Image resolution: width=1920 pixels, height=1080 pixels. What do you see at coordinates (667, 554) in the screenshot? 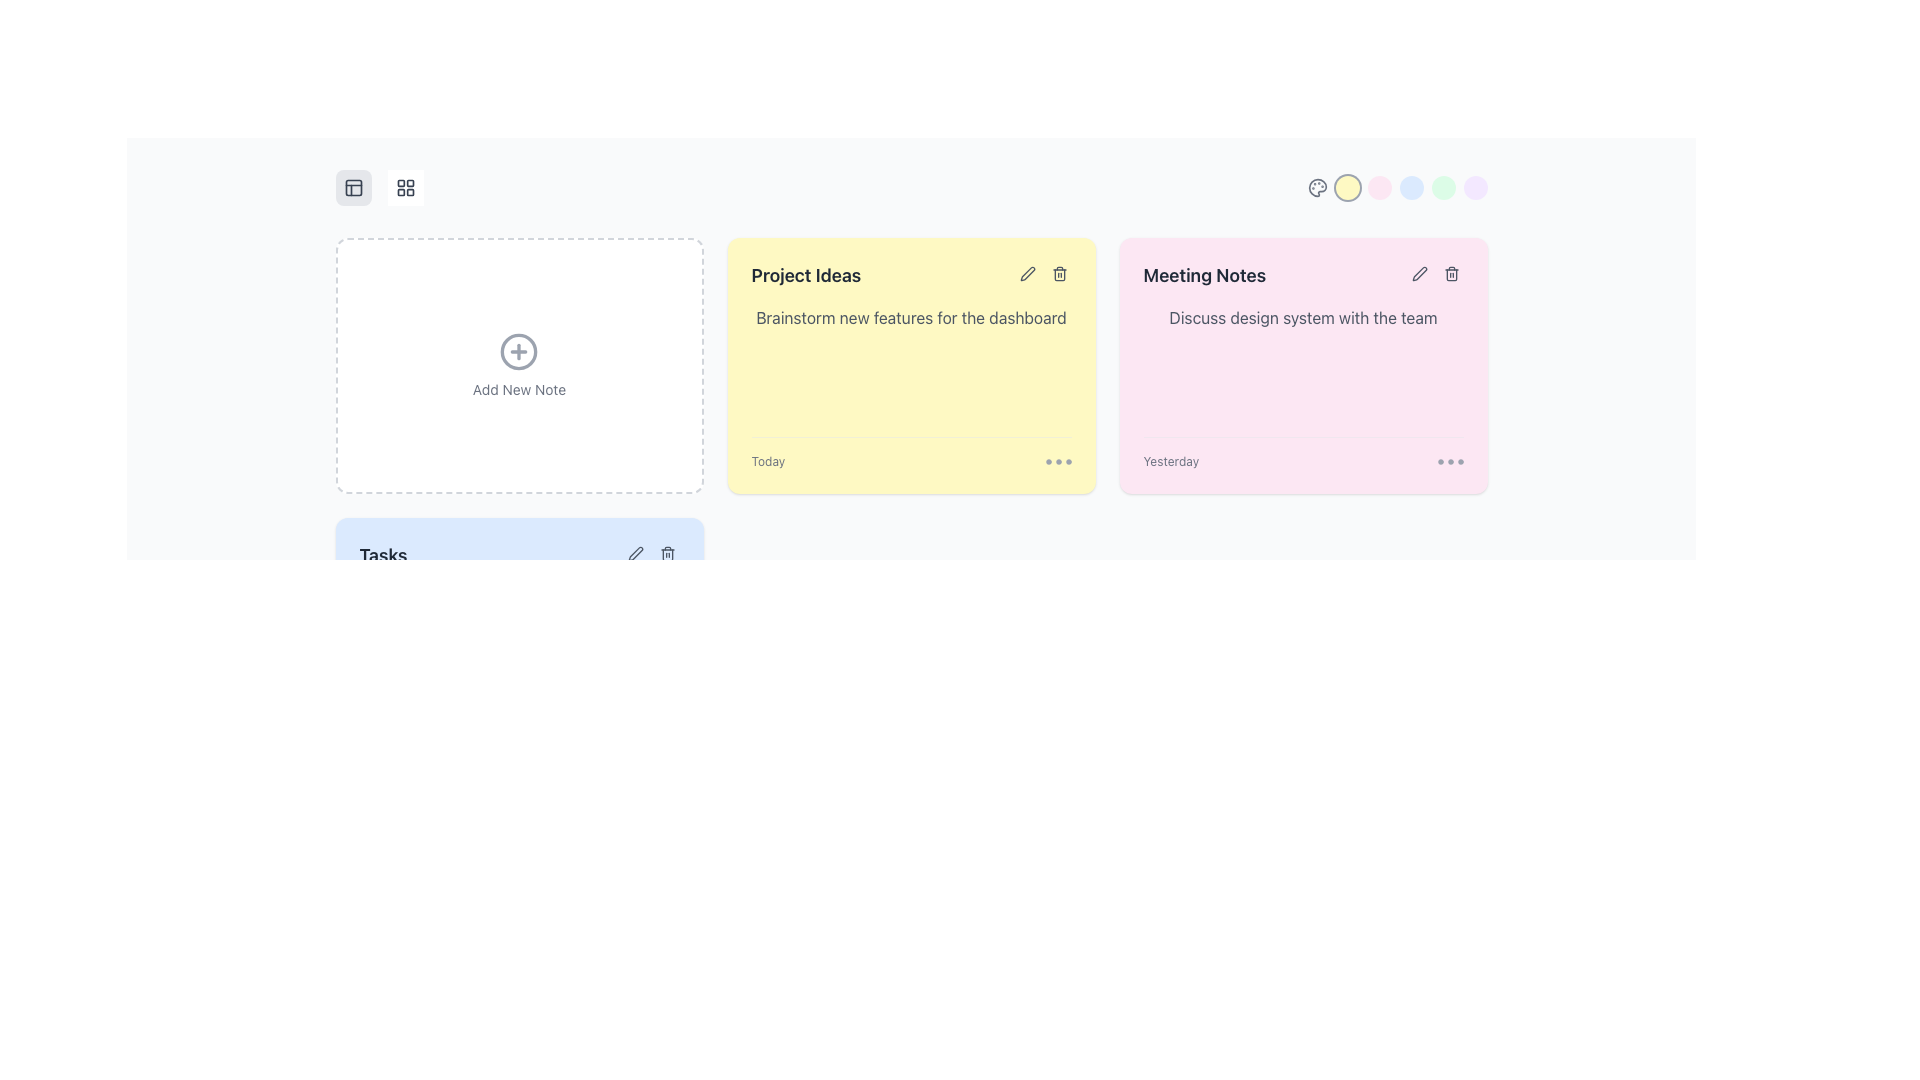
I see `the trash icon button located in the 'Tasks' section` at bounding box center [667, 554].